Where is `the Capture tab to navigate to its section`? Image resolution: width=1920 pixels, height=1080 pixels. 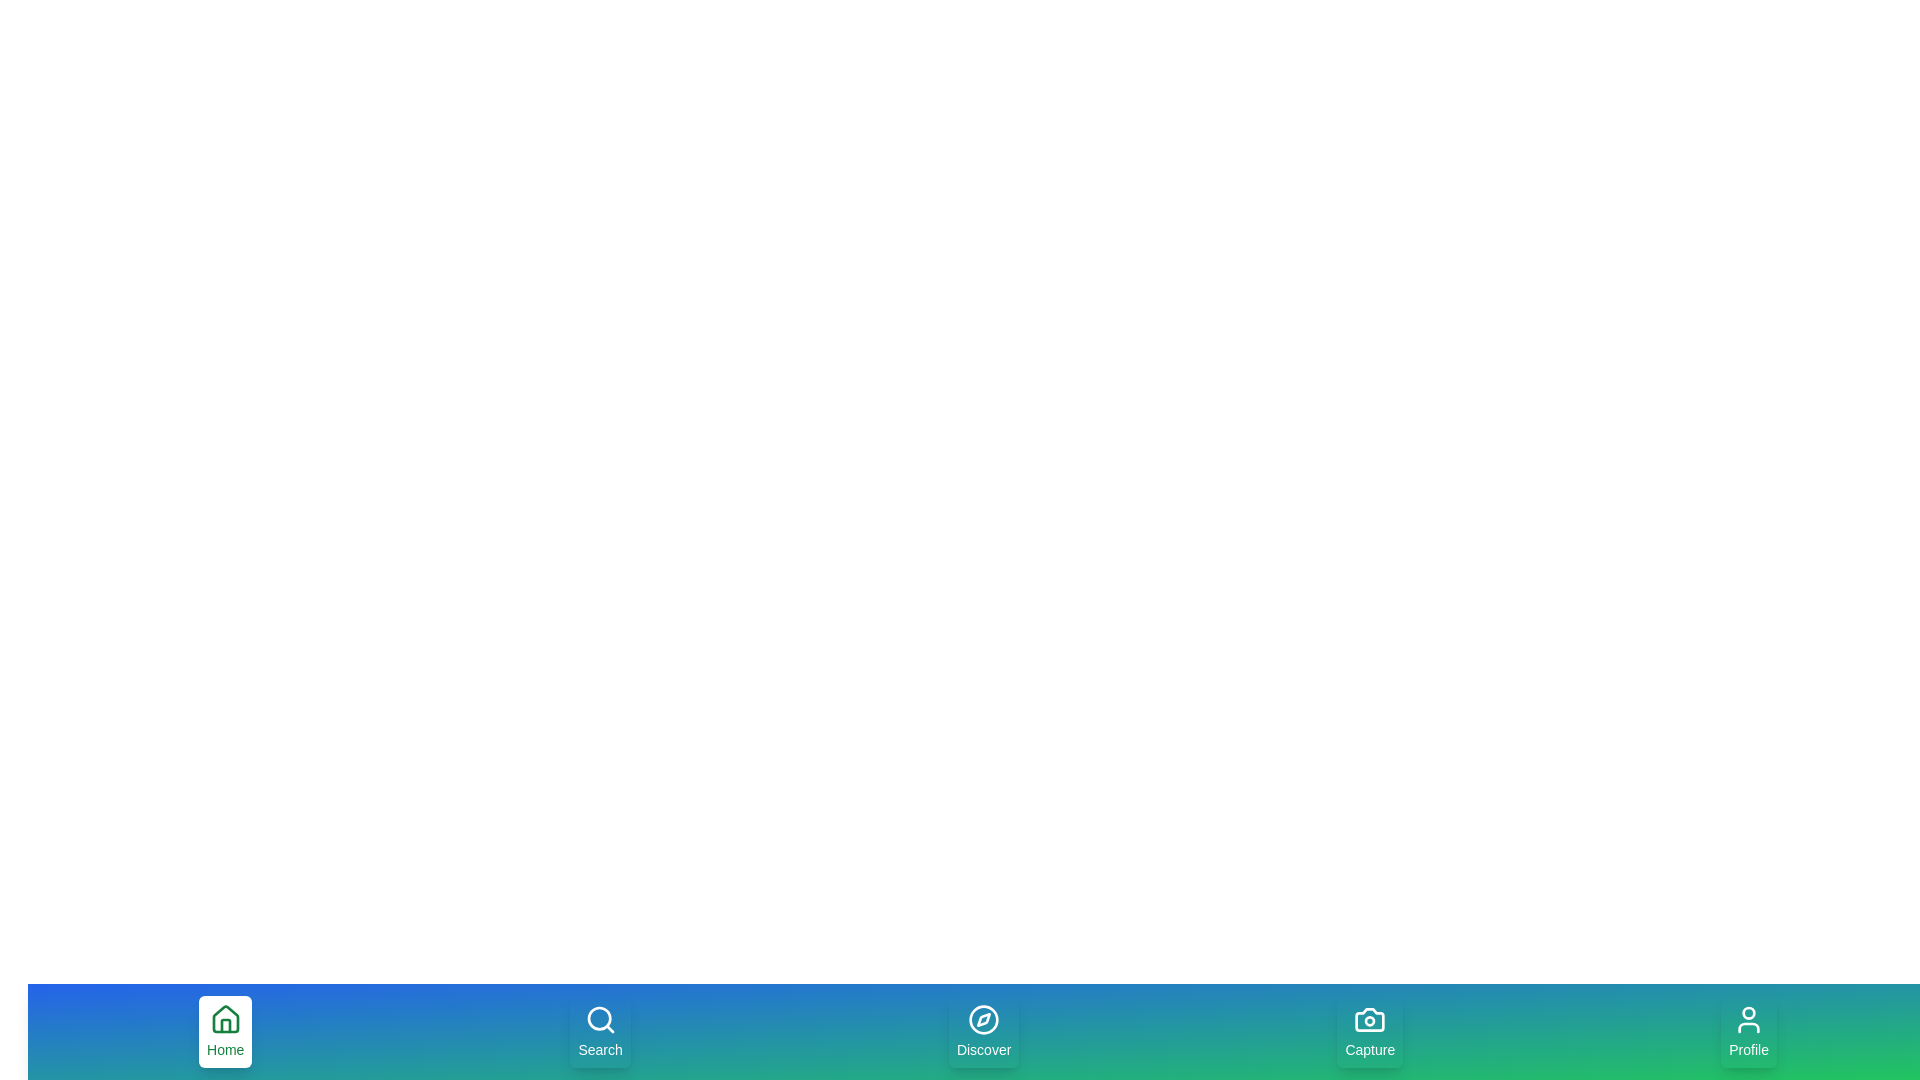 the Capture tab to navigate to its section is located at coordinates (1368, 1032).